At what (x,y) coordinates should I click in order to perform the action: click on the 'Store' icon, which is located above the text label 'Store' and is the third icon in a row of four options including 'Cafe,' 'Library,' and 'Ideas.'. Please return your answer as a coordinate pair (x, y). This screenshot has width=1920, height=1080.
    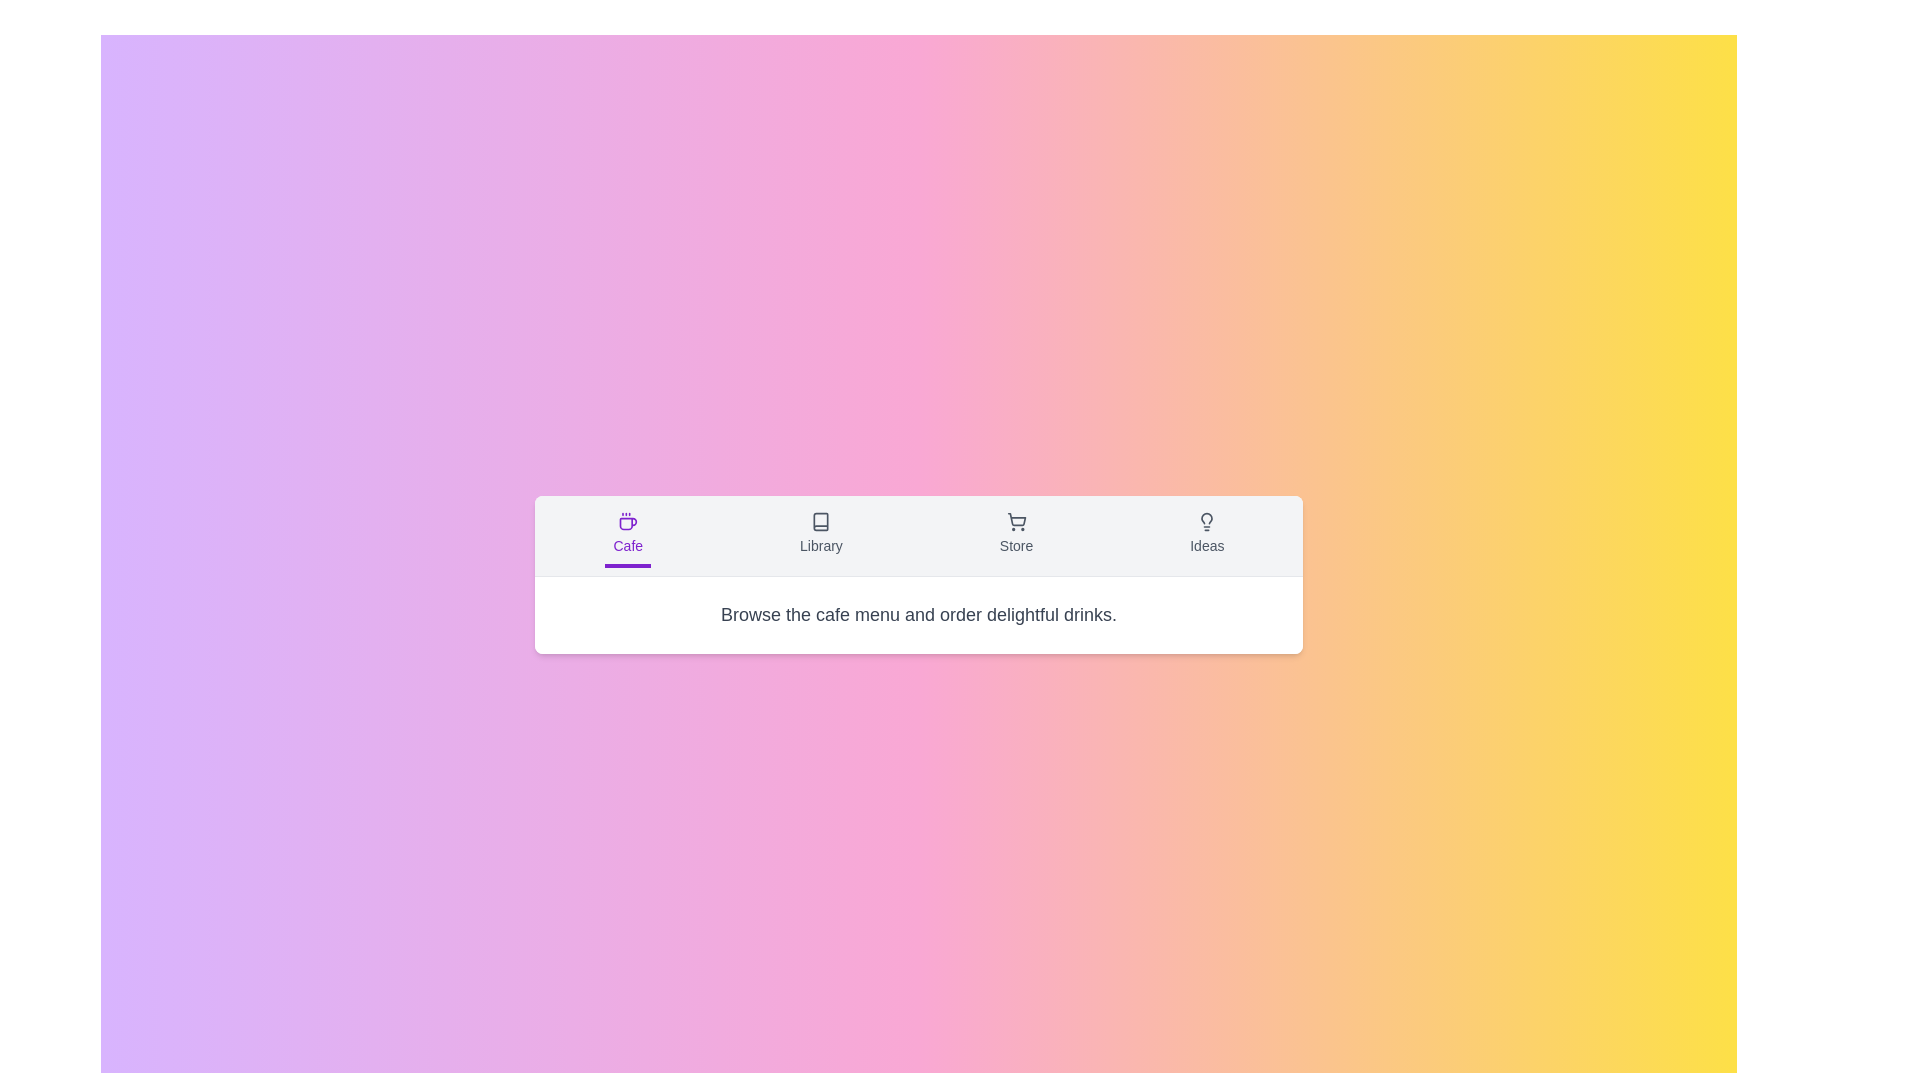
    Looking at the image, I should click on (1016, 520).